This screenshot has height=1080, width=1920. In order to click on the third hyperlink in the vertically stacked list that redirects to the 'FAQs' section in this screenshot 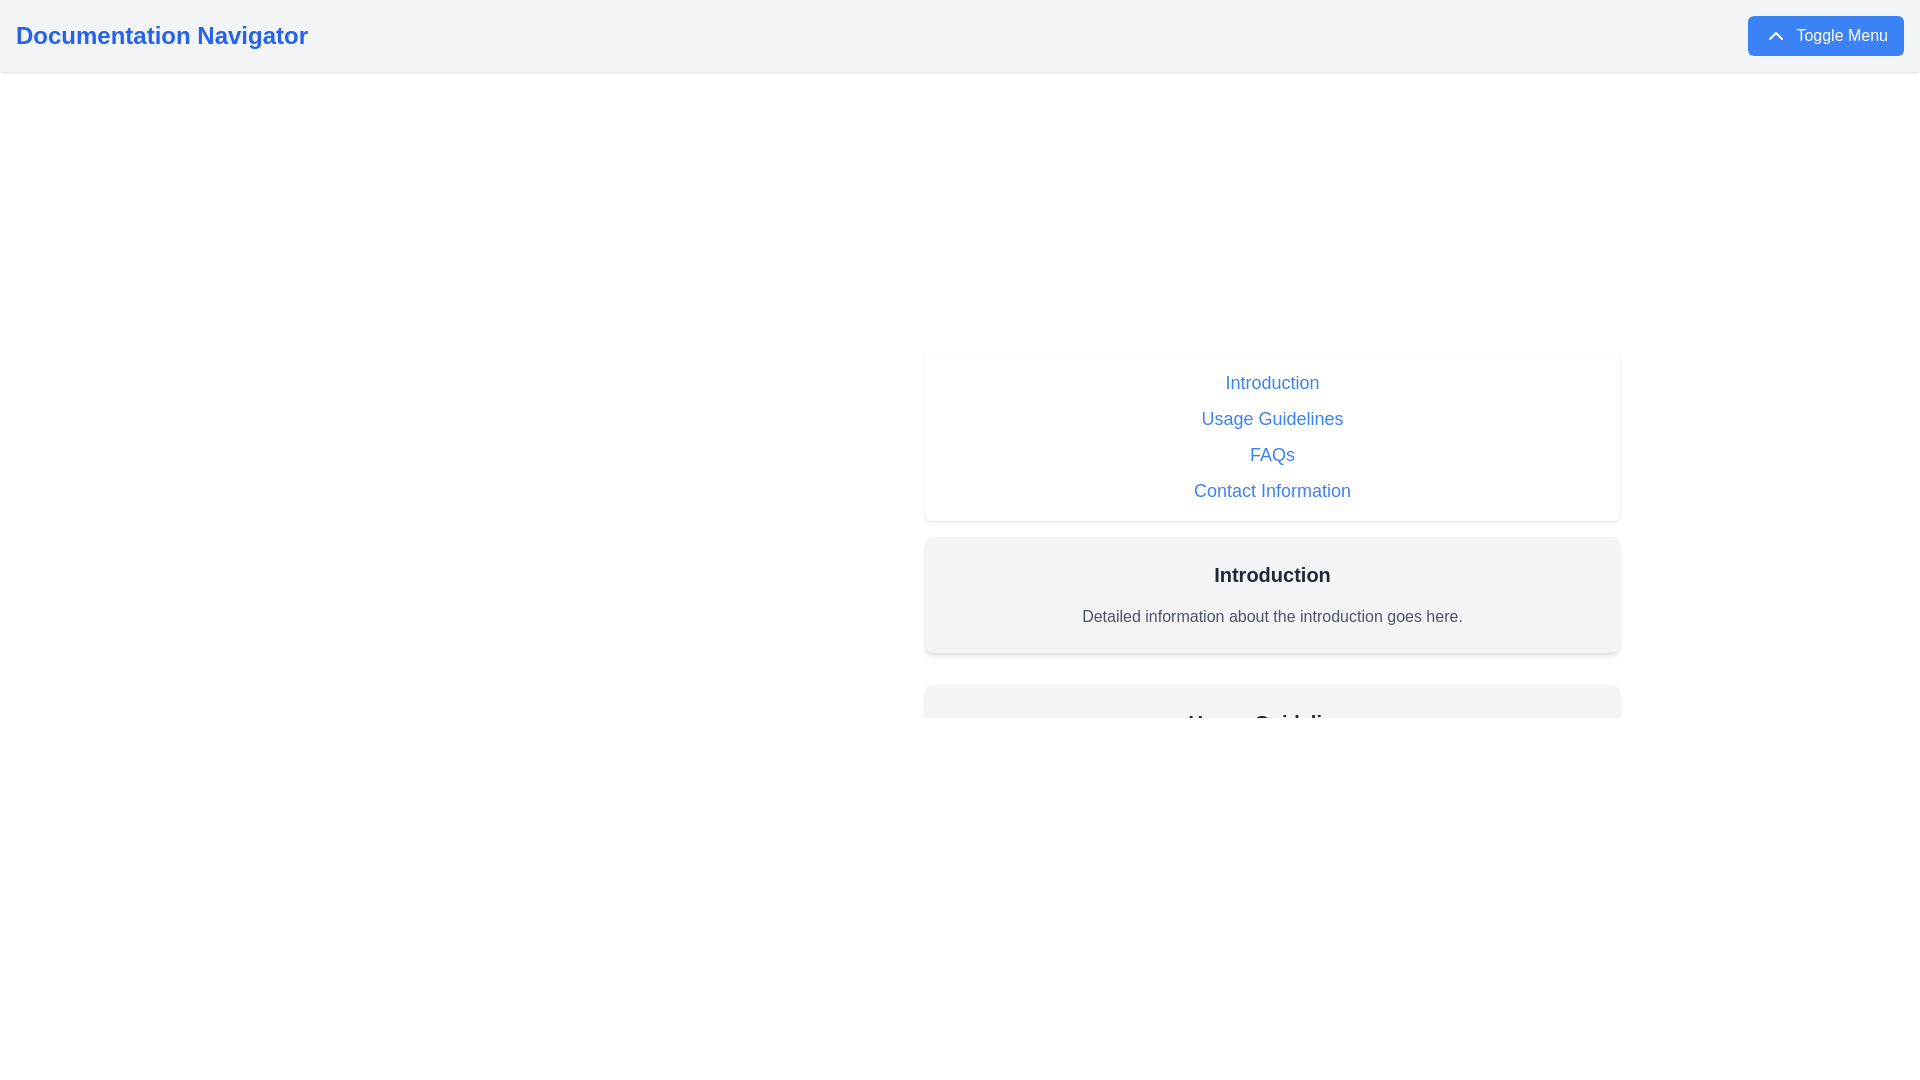, I will do `click(1271, 455)`.